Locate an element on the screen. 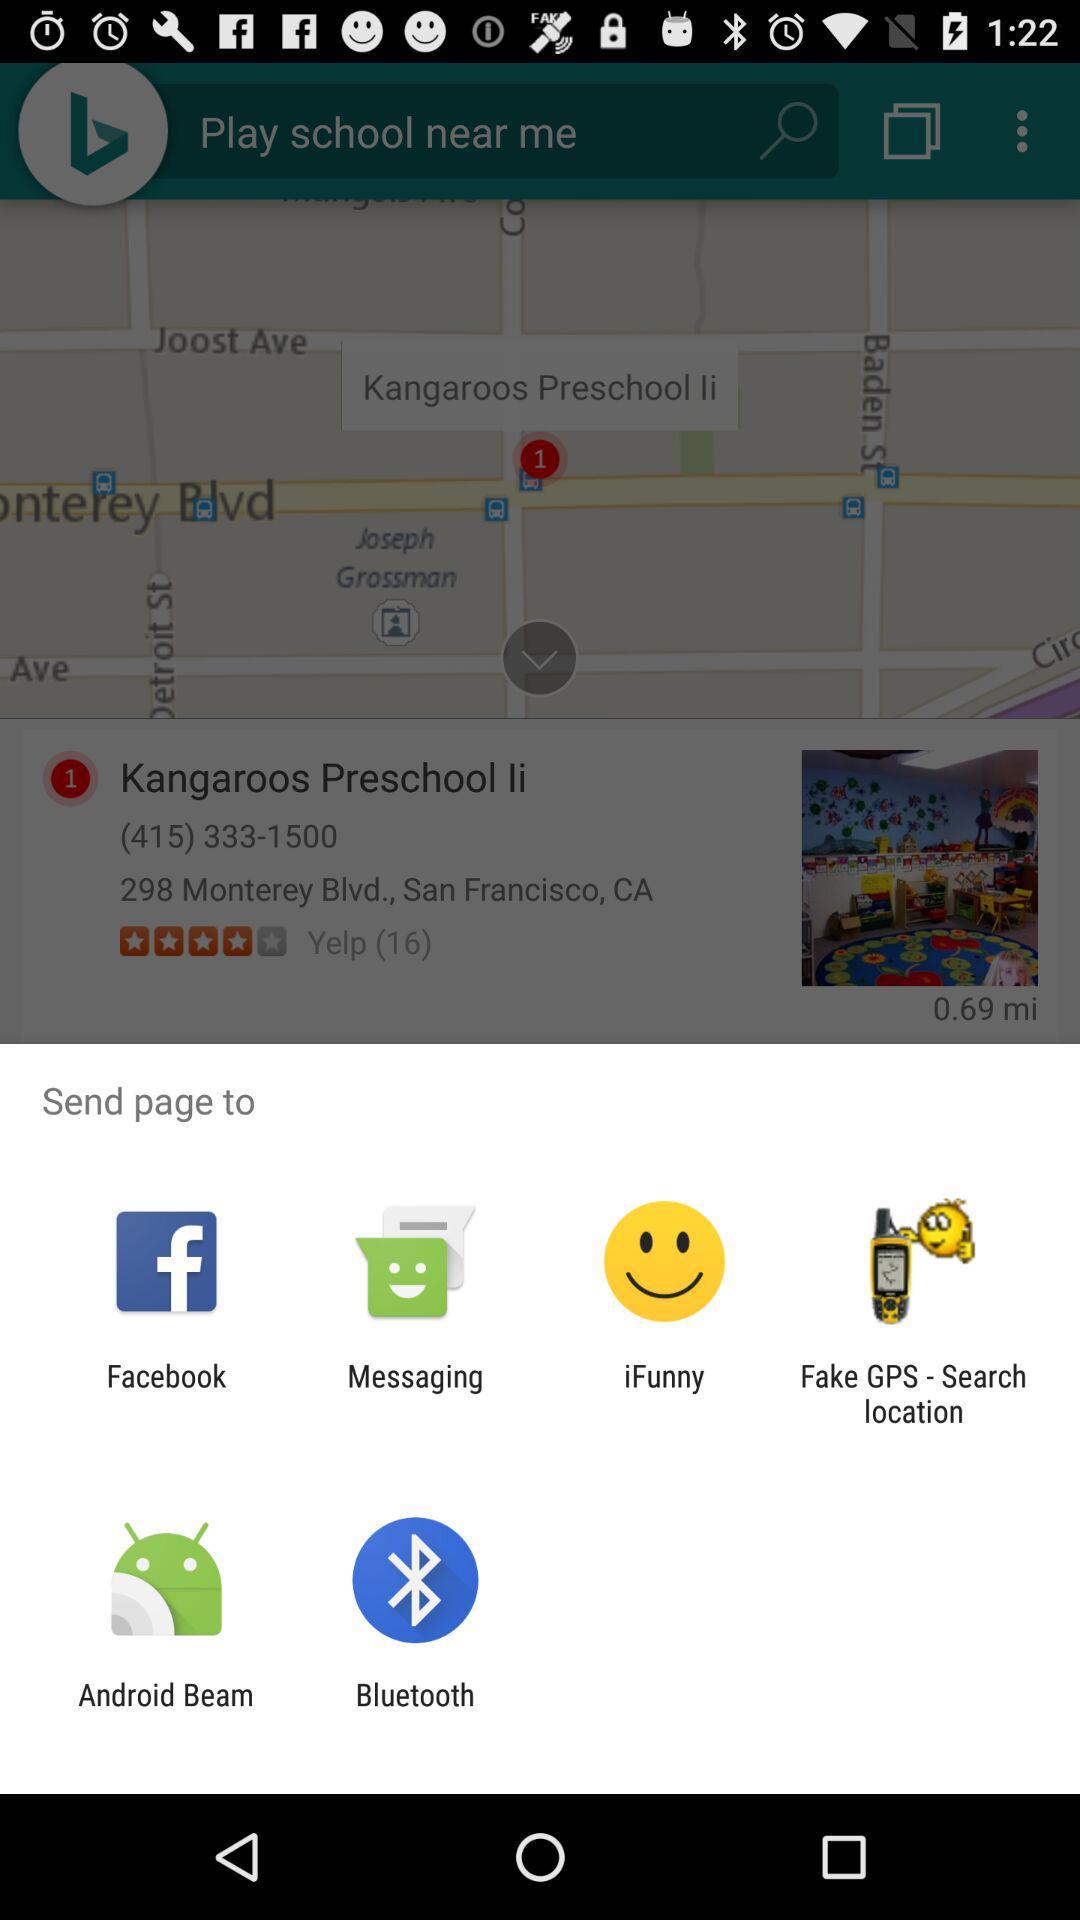 Image resolution: width=1080 pixels, height=1920 pixels. fake gps search icon is located at coordinates (913, 1392).